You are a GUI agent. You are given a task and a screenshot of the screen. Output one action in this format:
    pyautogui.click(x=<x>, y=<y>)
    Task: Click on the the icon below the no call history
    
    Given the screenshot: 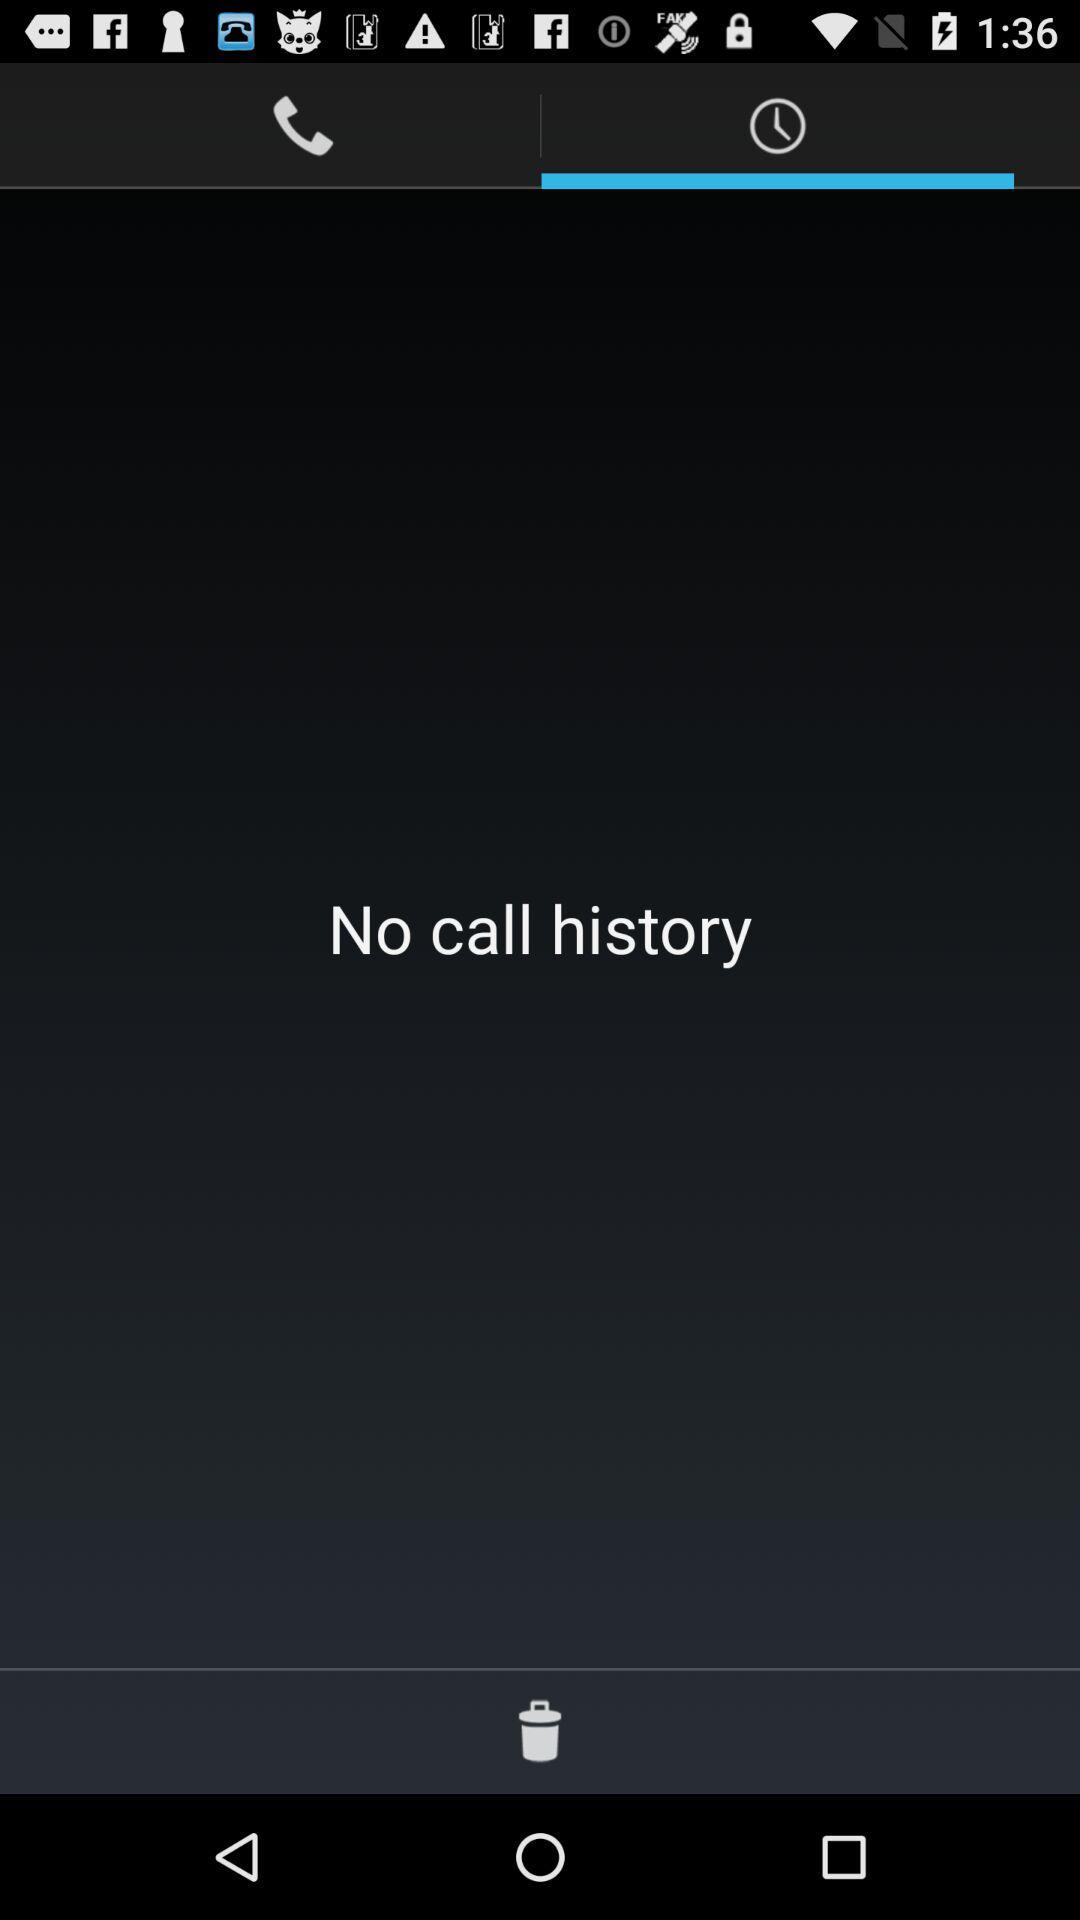 What is the action you would take?
    pyautogui.click(x=540, y=1730)
    